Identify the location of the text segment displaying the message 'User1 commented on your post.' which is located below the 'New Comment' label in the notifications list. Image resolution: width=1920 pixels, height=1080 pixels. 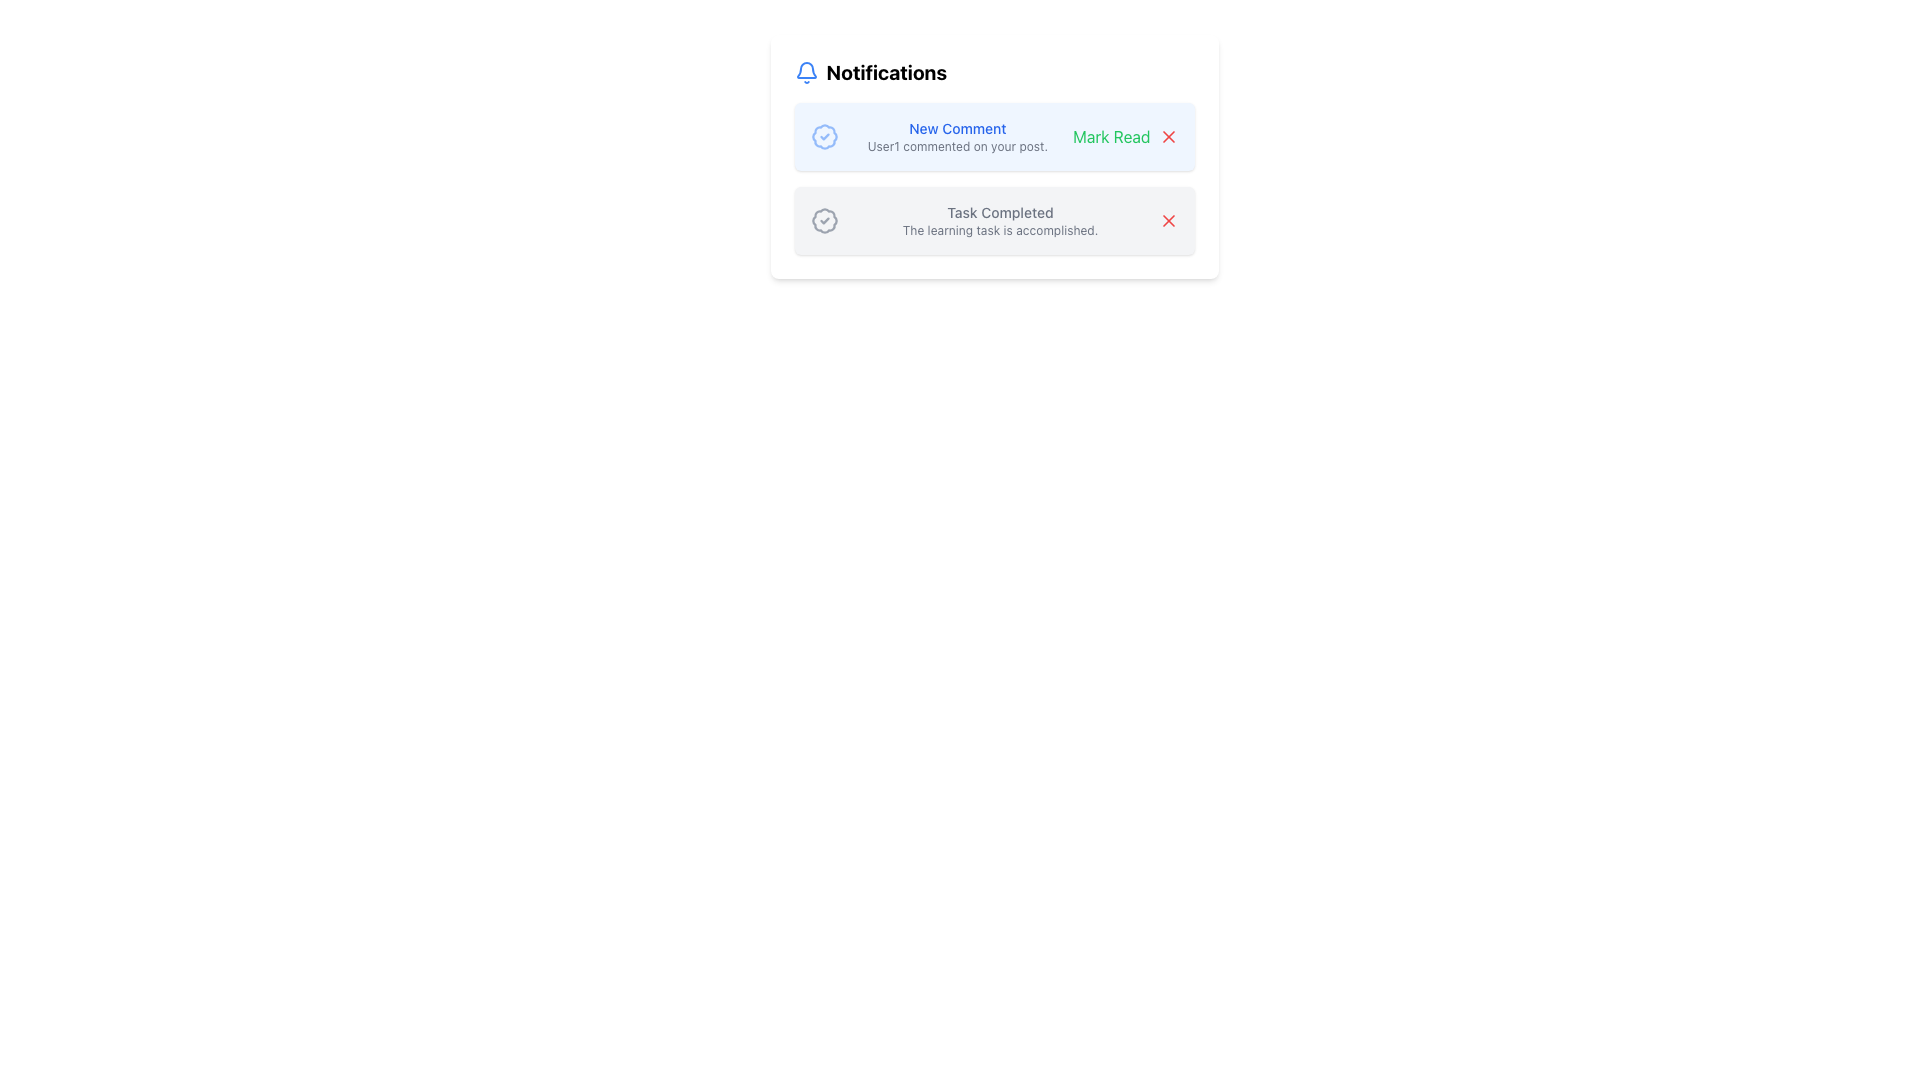
(956, 145).